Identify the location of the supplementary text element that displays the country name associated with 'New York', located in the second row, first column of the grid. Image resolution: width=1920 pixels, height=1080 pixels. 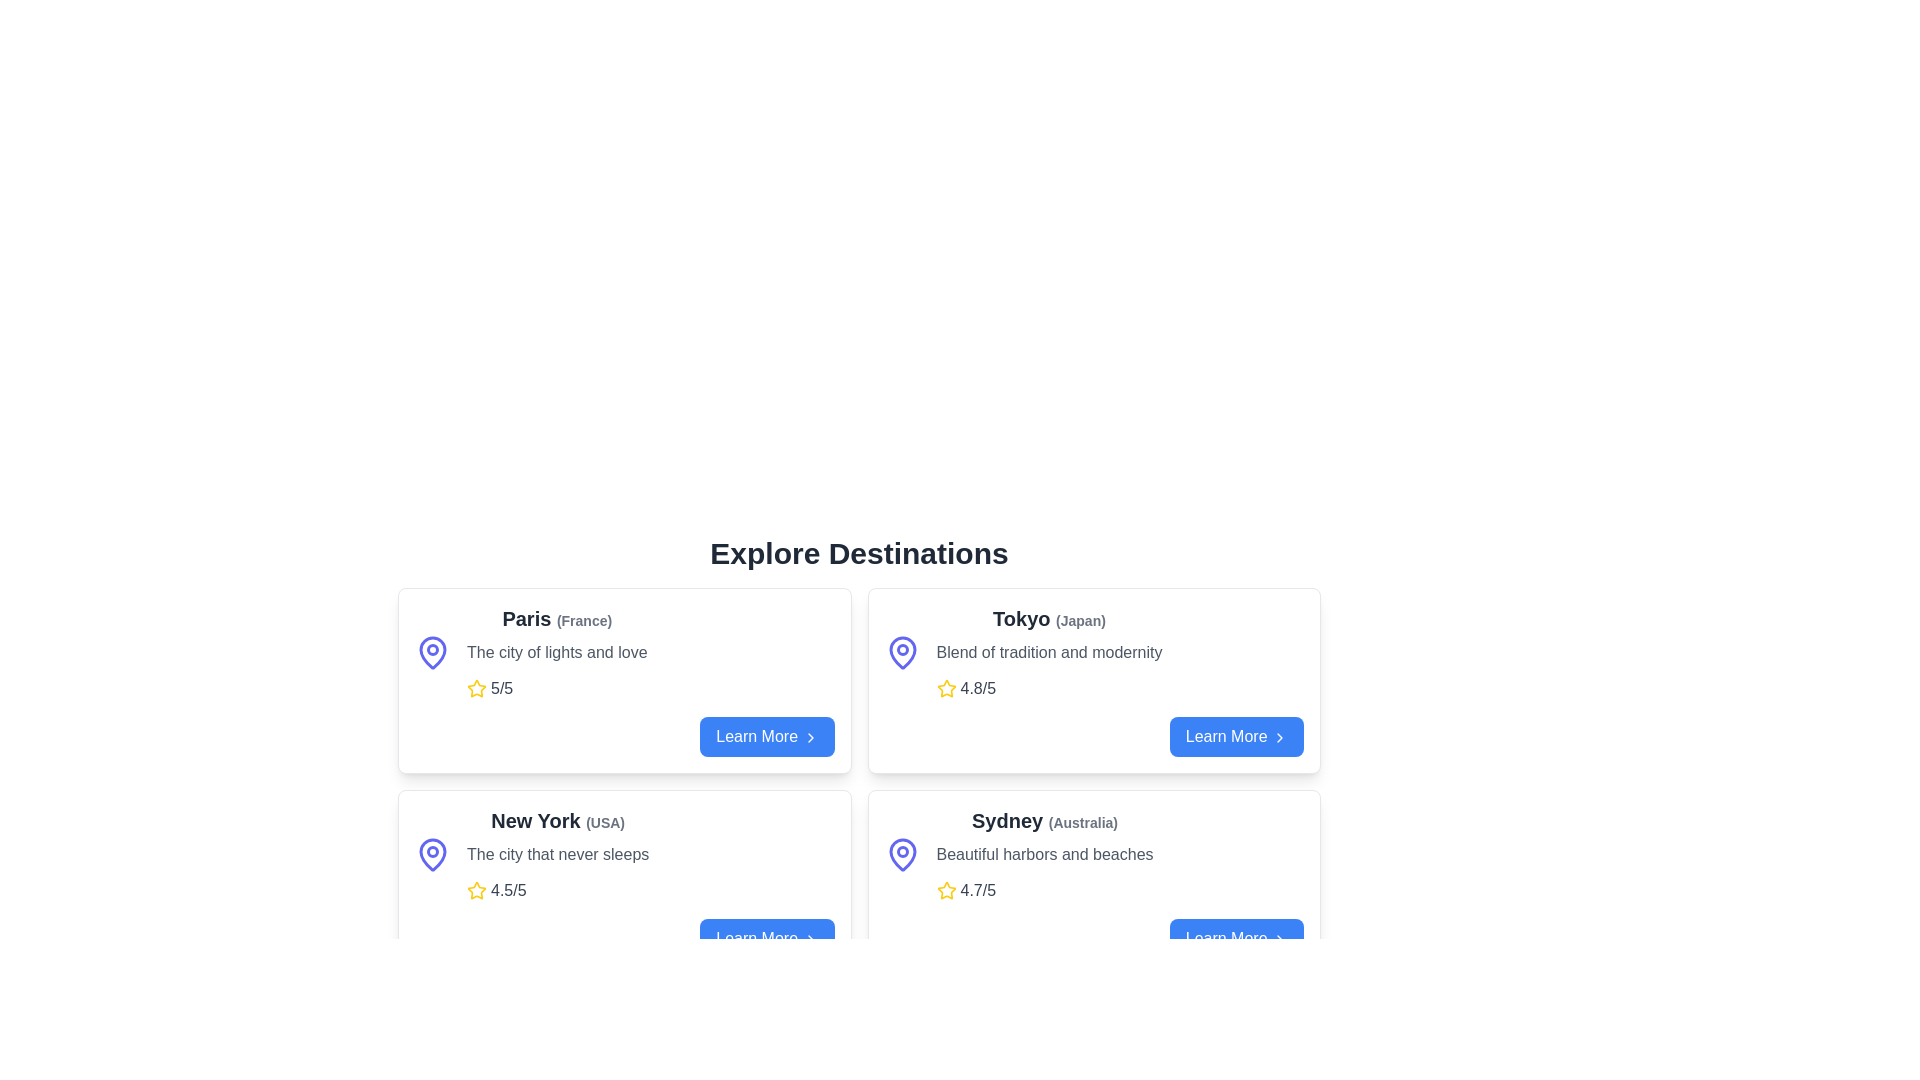
(604, 822).